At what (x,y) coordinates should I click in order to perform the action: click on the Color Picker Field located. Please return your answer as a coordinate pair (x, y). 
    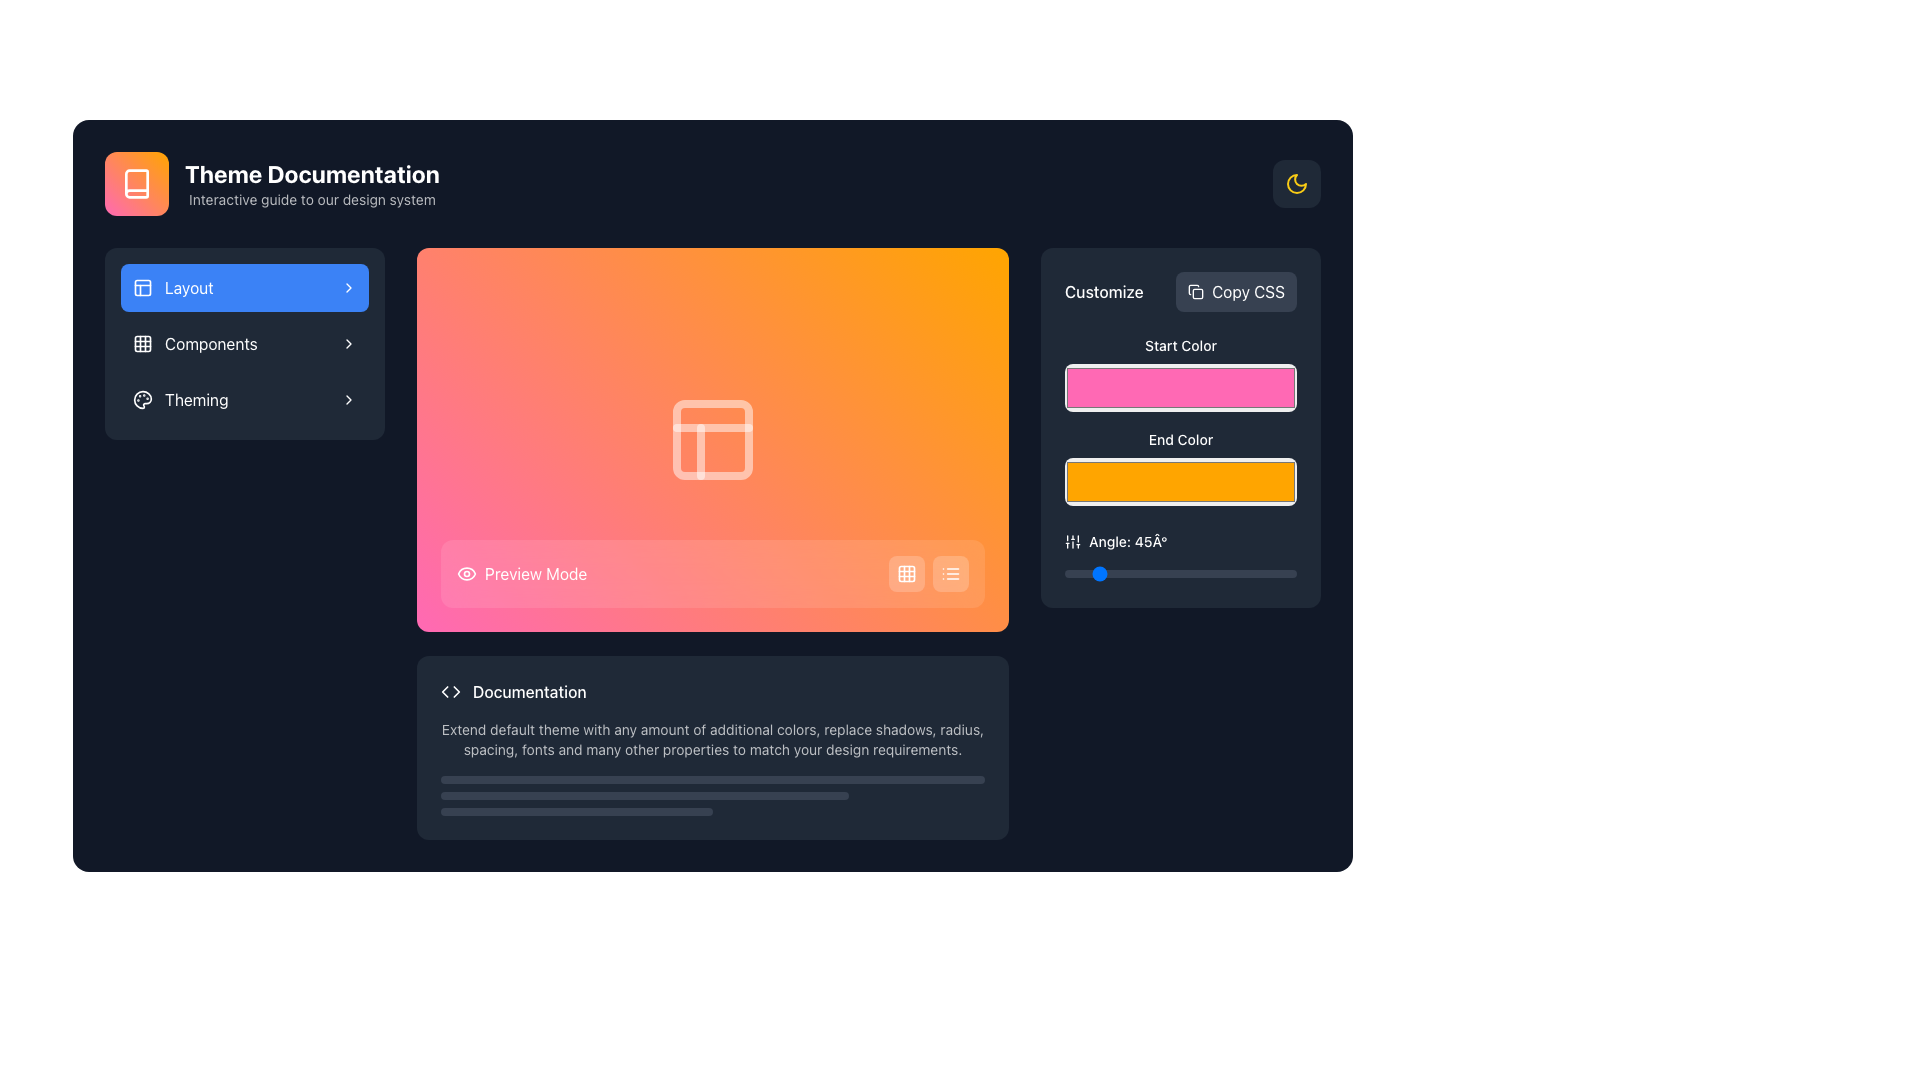
    Looking at the image, I should click on (1180, 469).